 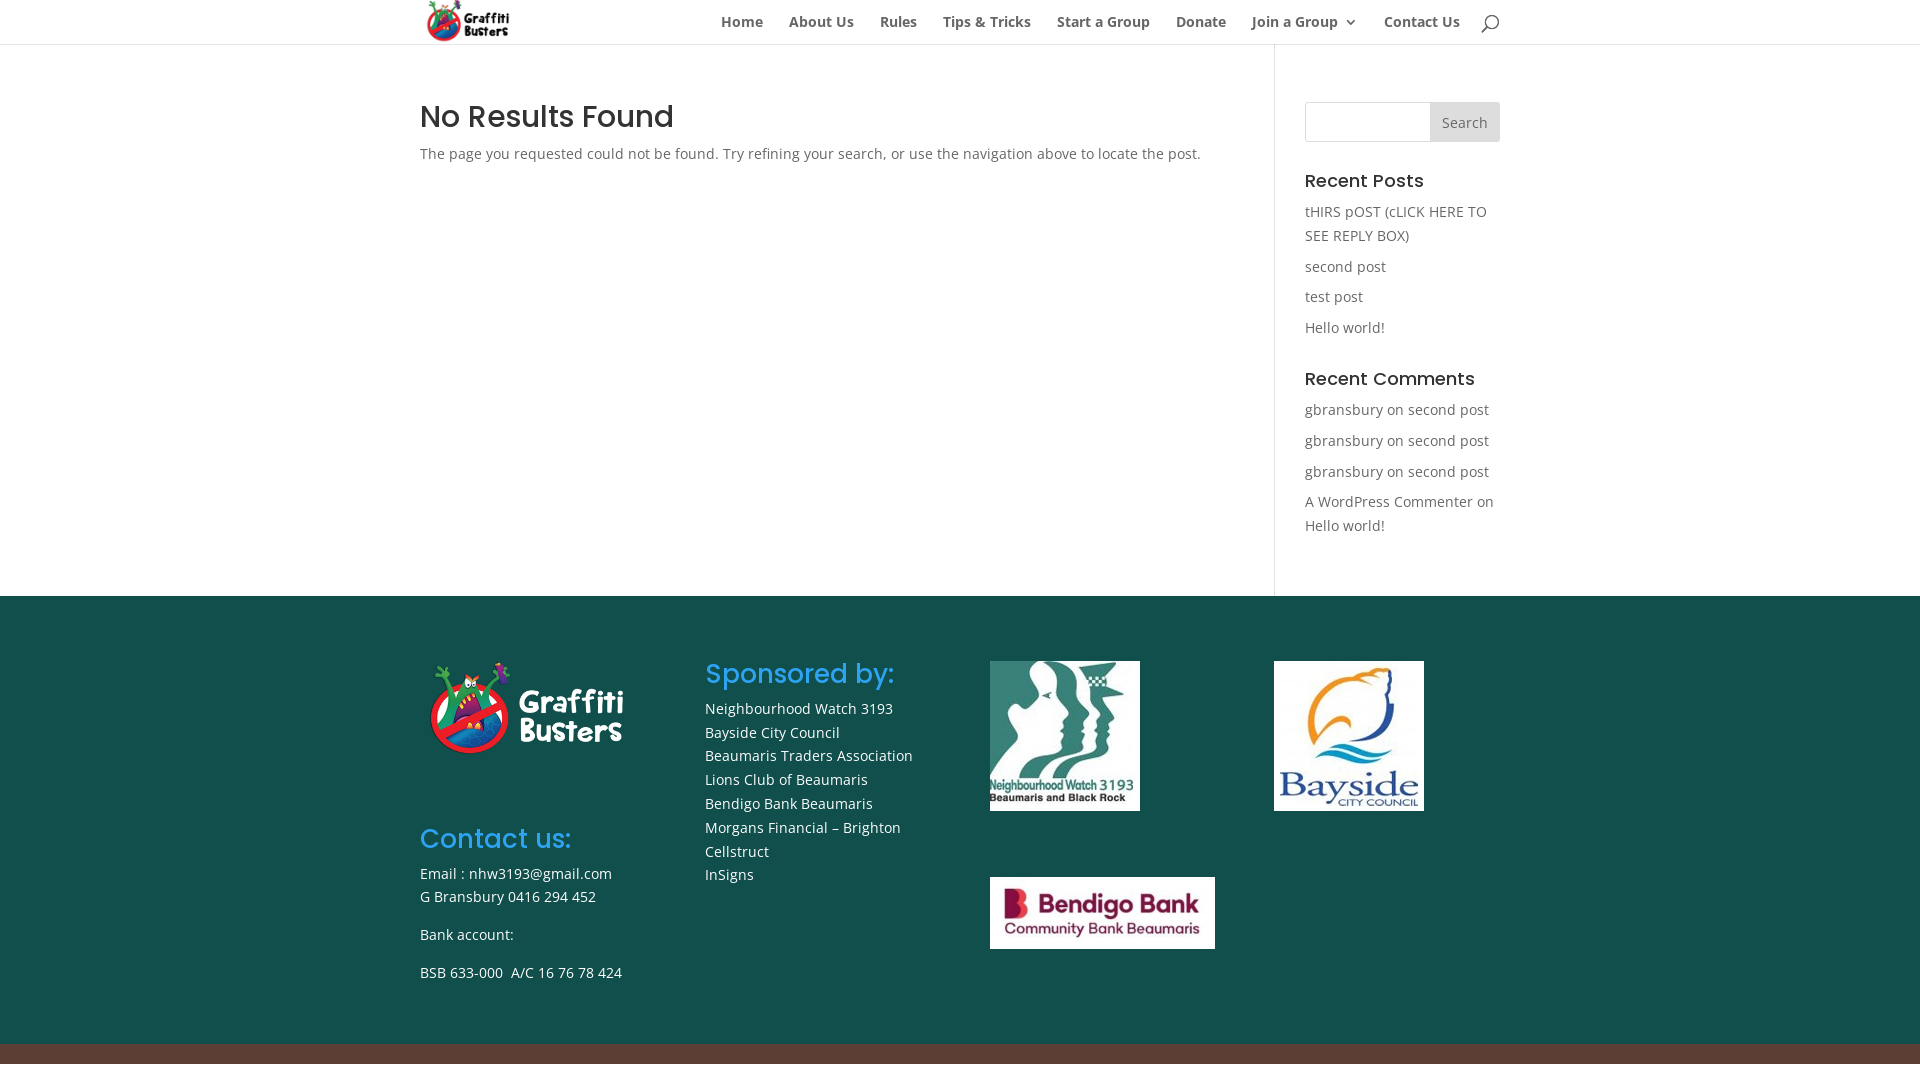 What do you see at coordinates (1345, 265) in the screenshot?
I see `'second post'` at bounding box center [1345, 265].